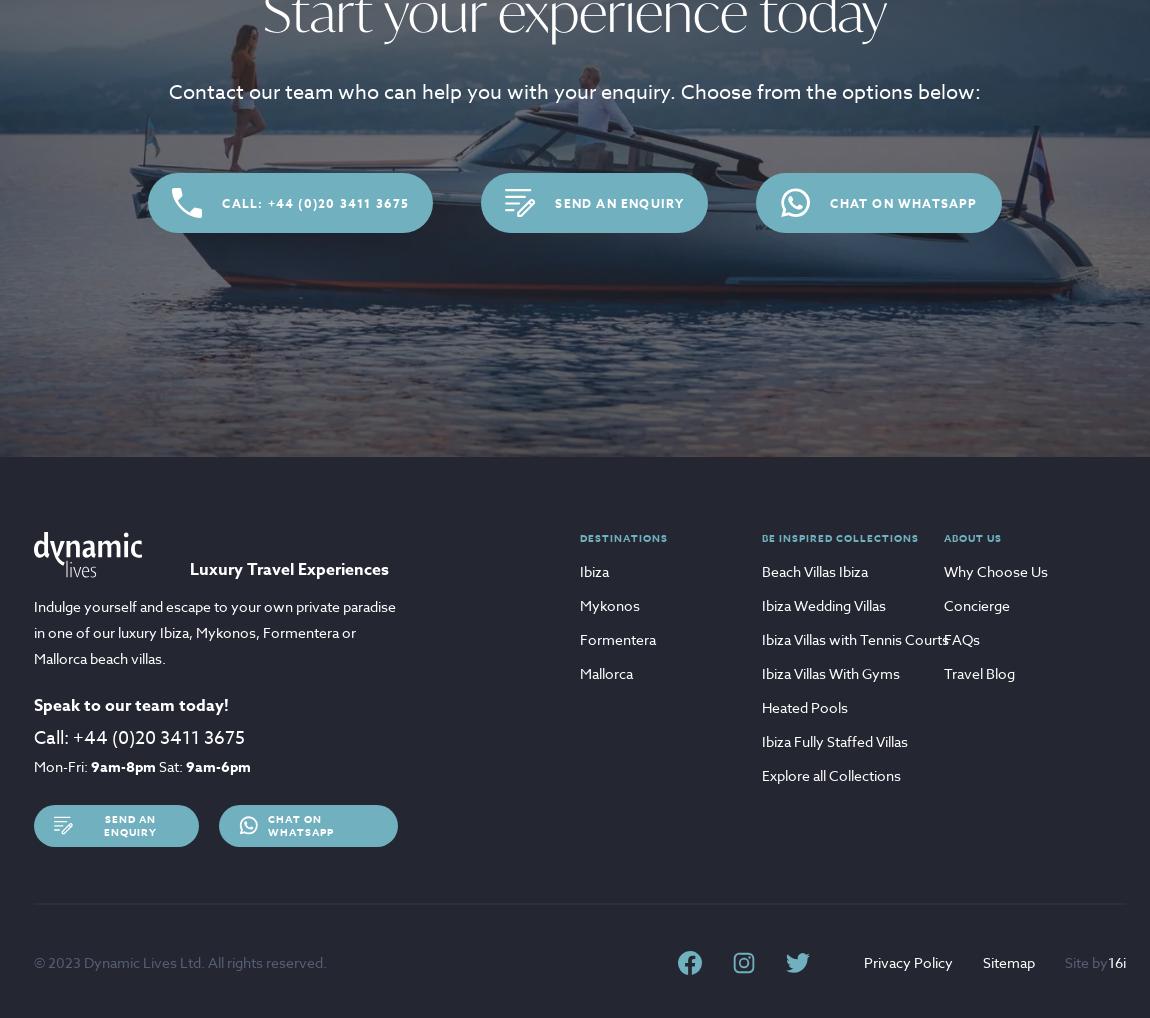 This screenshot has height=1018, width=1150. What do you see at coordinates (289, 568) in the screenshot?
I see `'Luxury Travel Experiences'` at bounding box center [289, 568].